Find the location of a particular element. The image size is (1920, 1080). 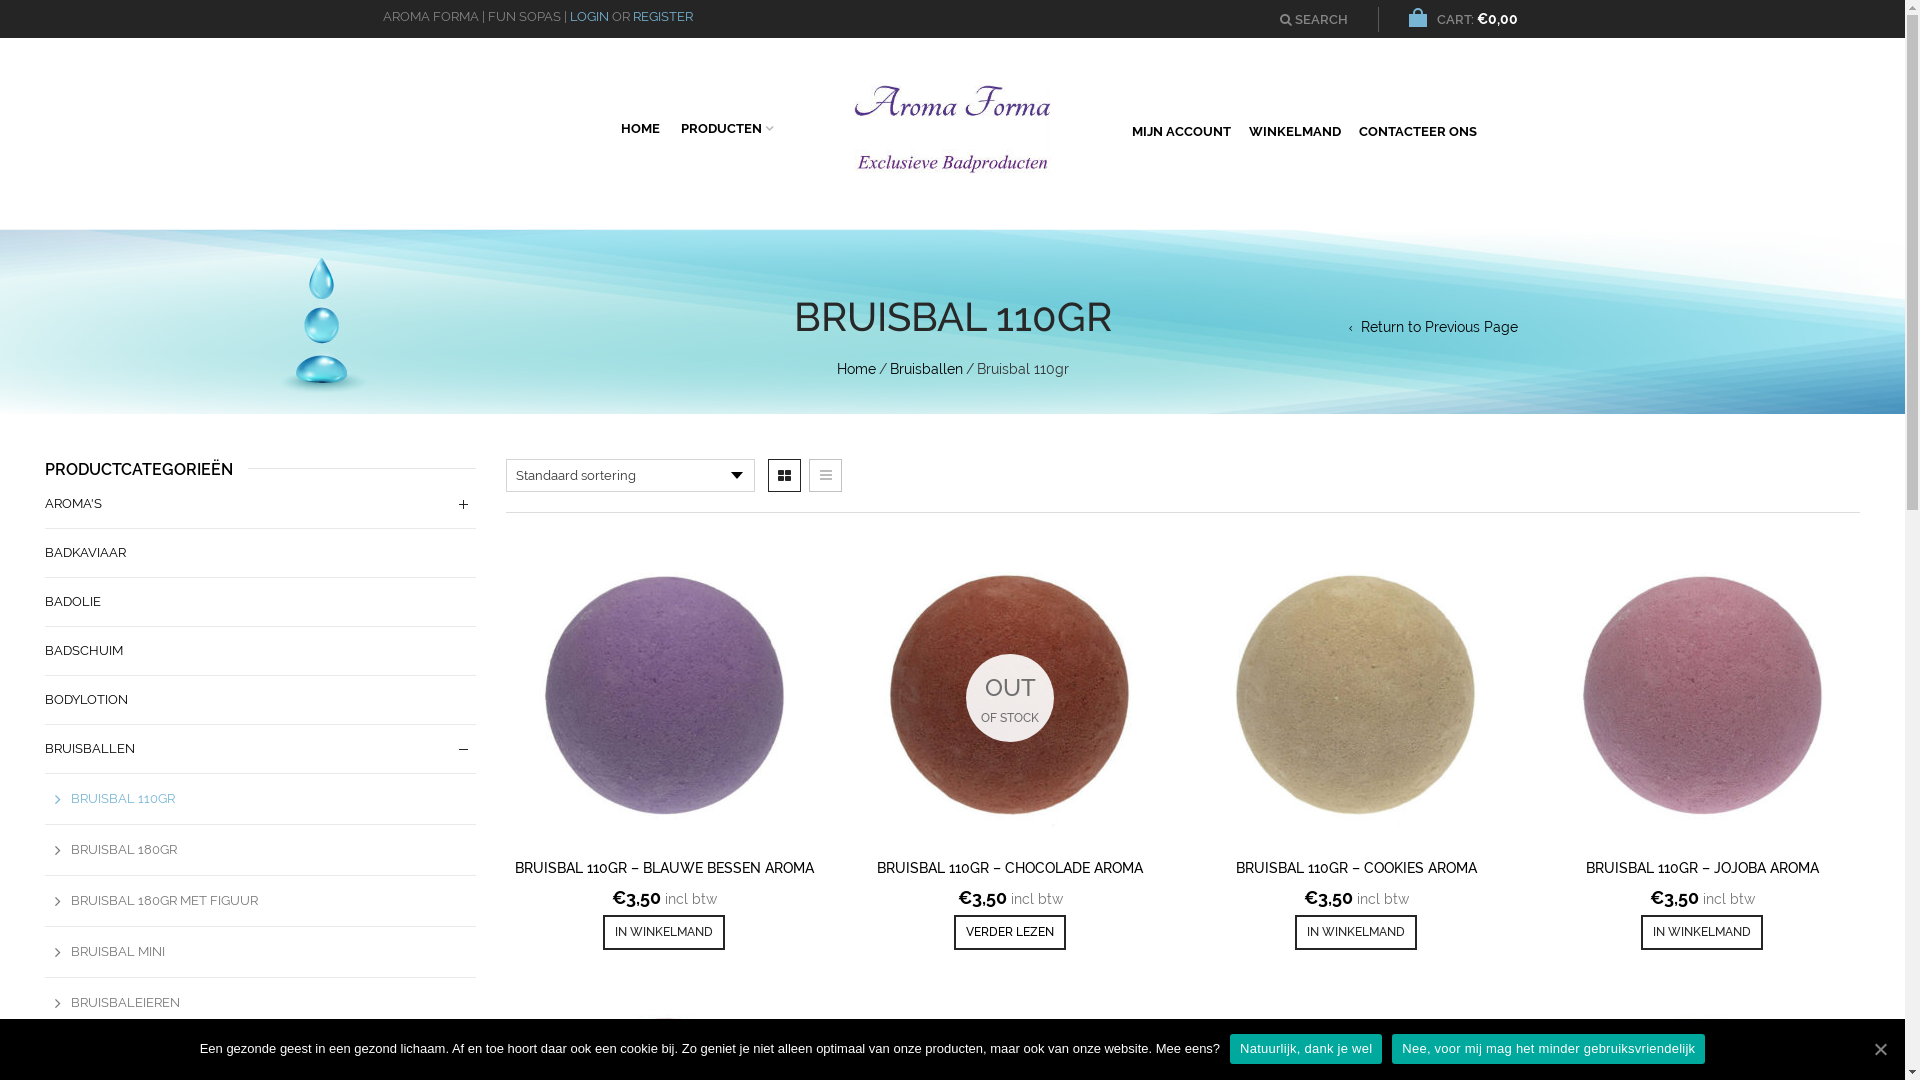

'VERDER LEZEN' is located at coordinates (953, 932).